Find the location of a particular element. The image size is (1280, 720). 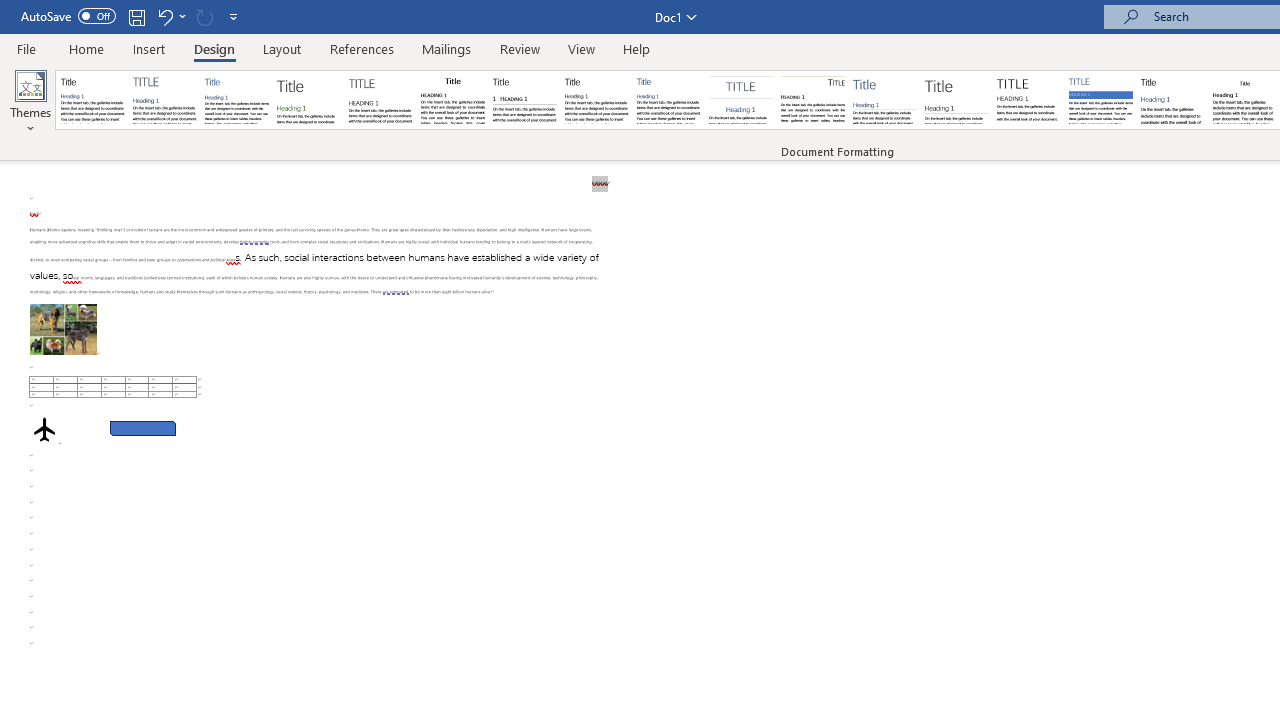

'Can' is located at coordinates (204, 16).